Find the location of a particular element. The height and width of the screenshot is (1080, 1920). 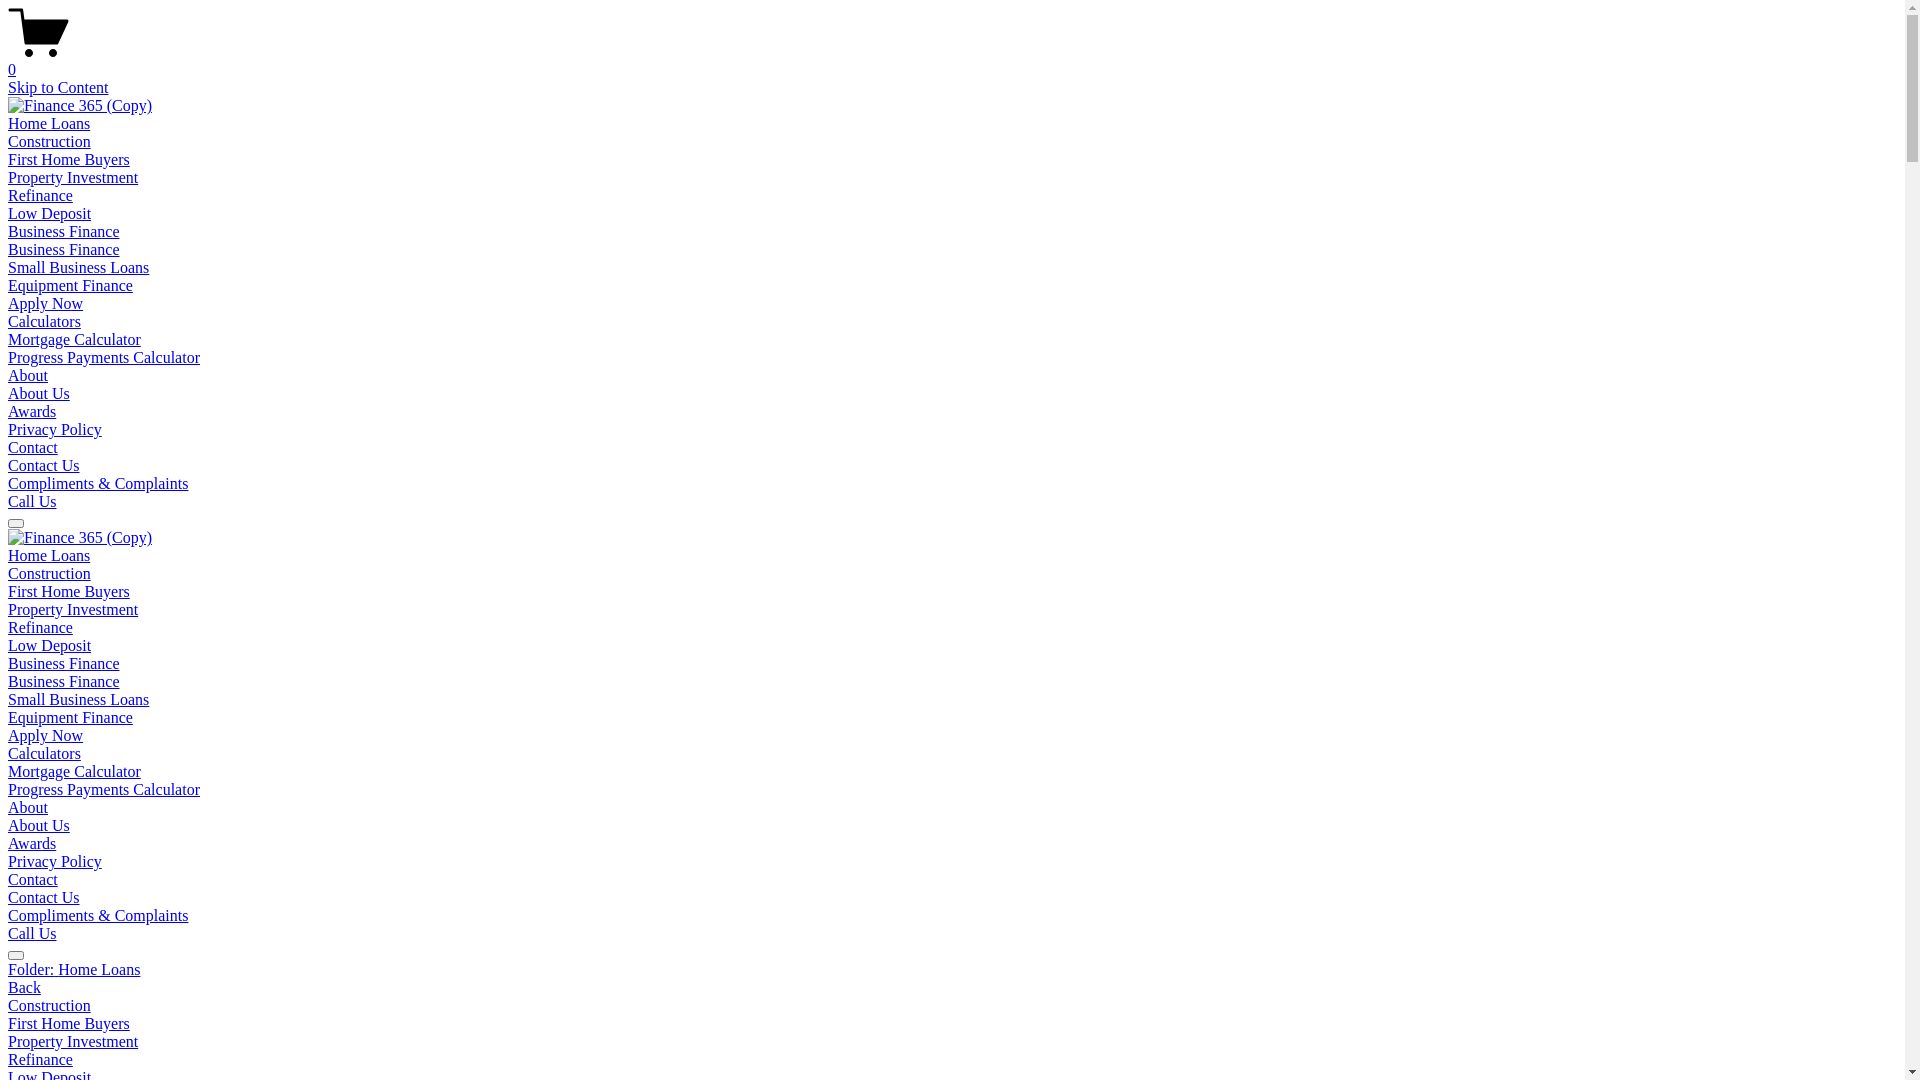

'Call Us' is located at coordinates (32, 500).